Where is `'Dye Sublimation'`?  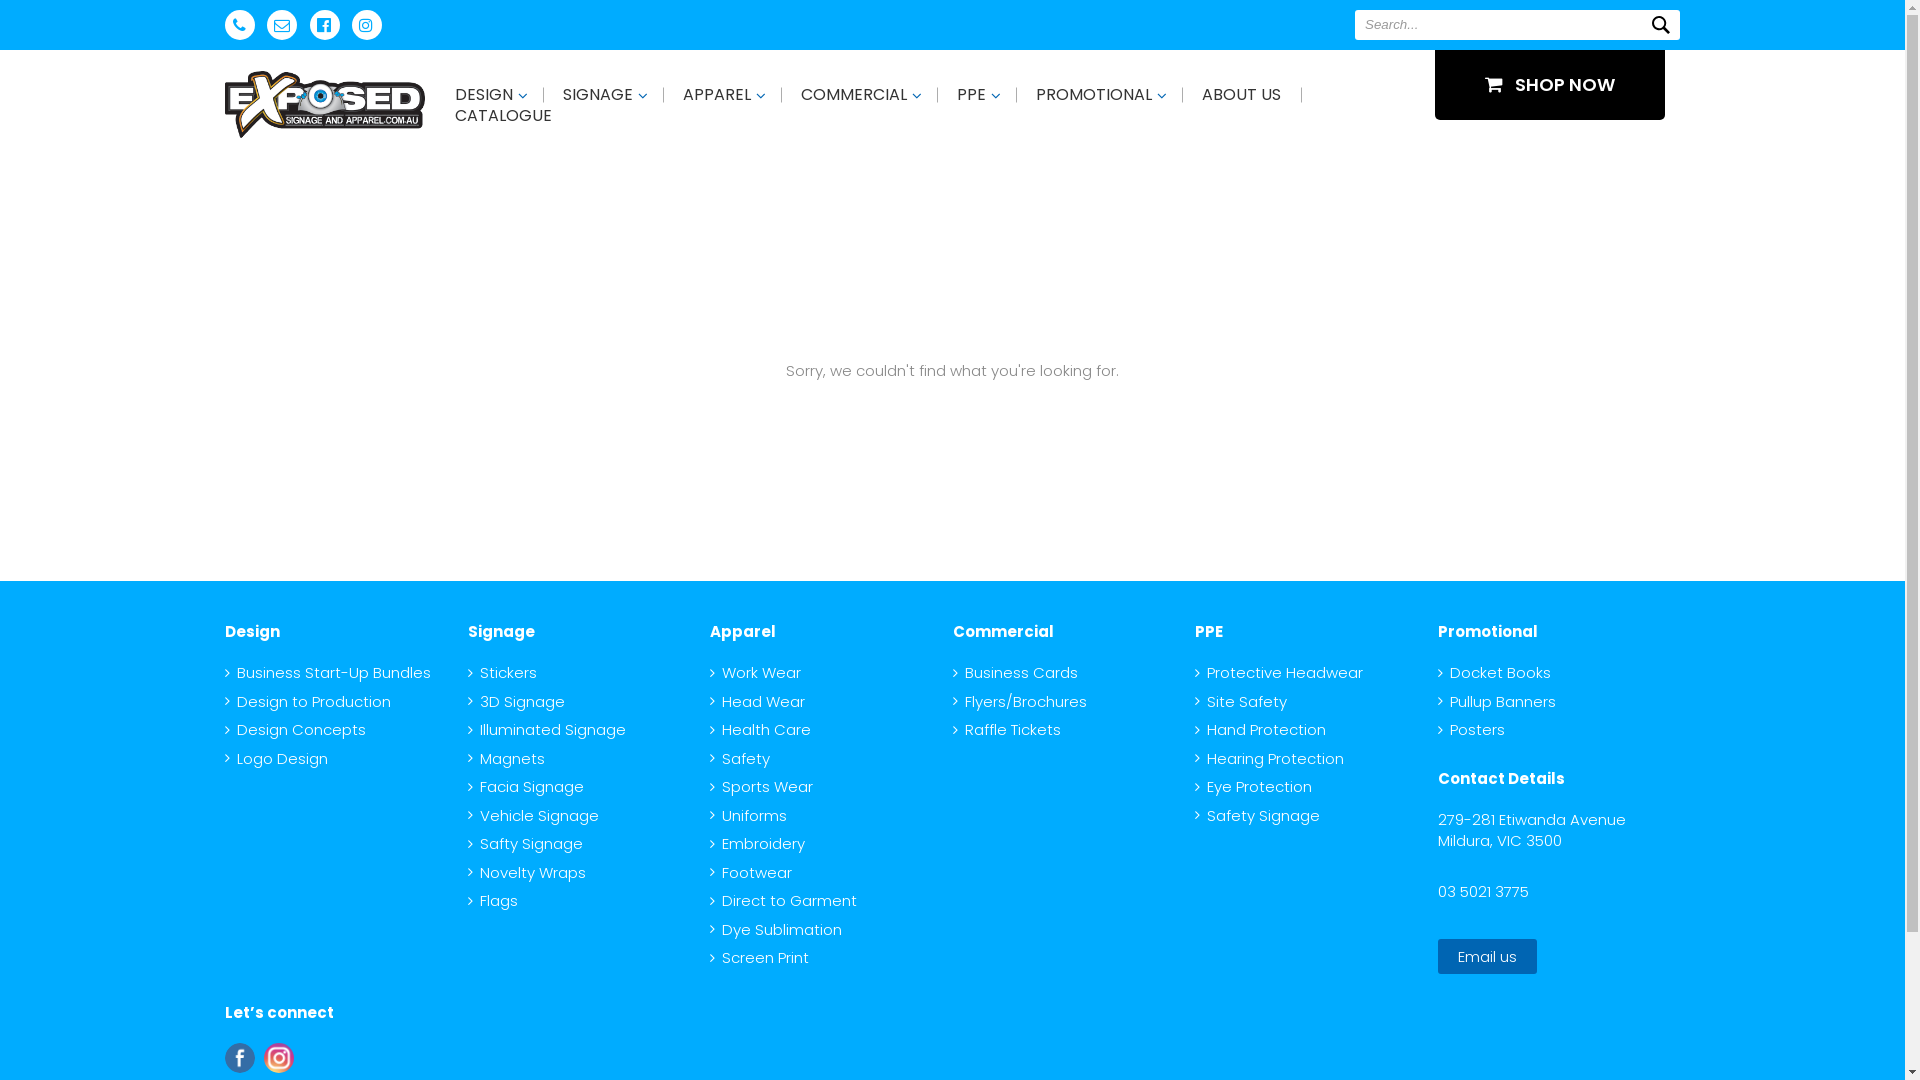 'Dye Sublimation' is located at coordinates (775, 928).